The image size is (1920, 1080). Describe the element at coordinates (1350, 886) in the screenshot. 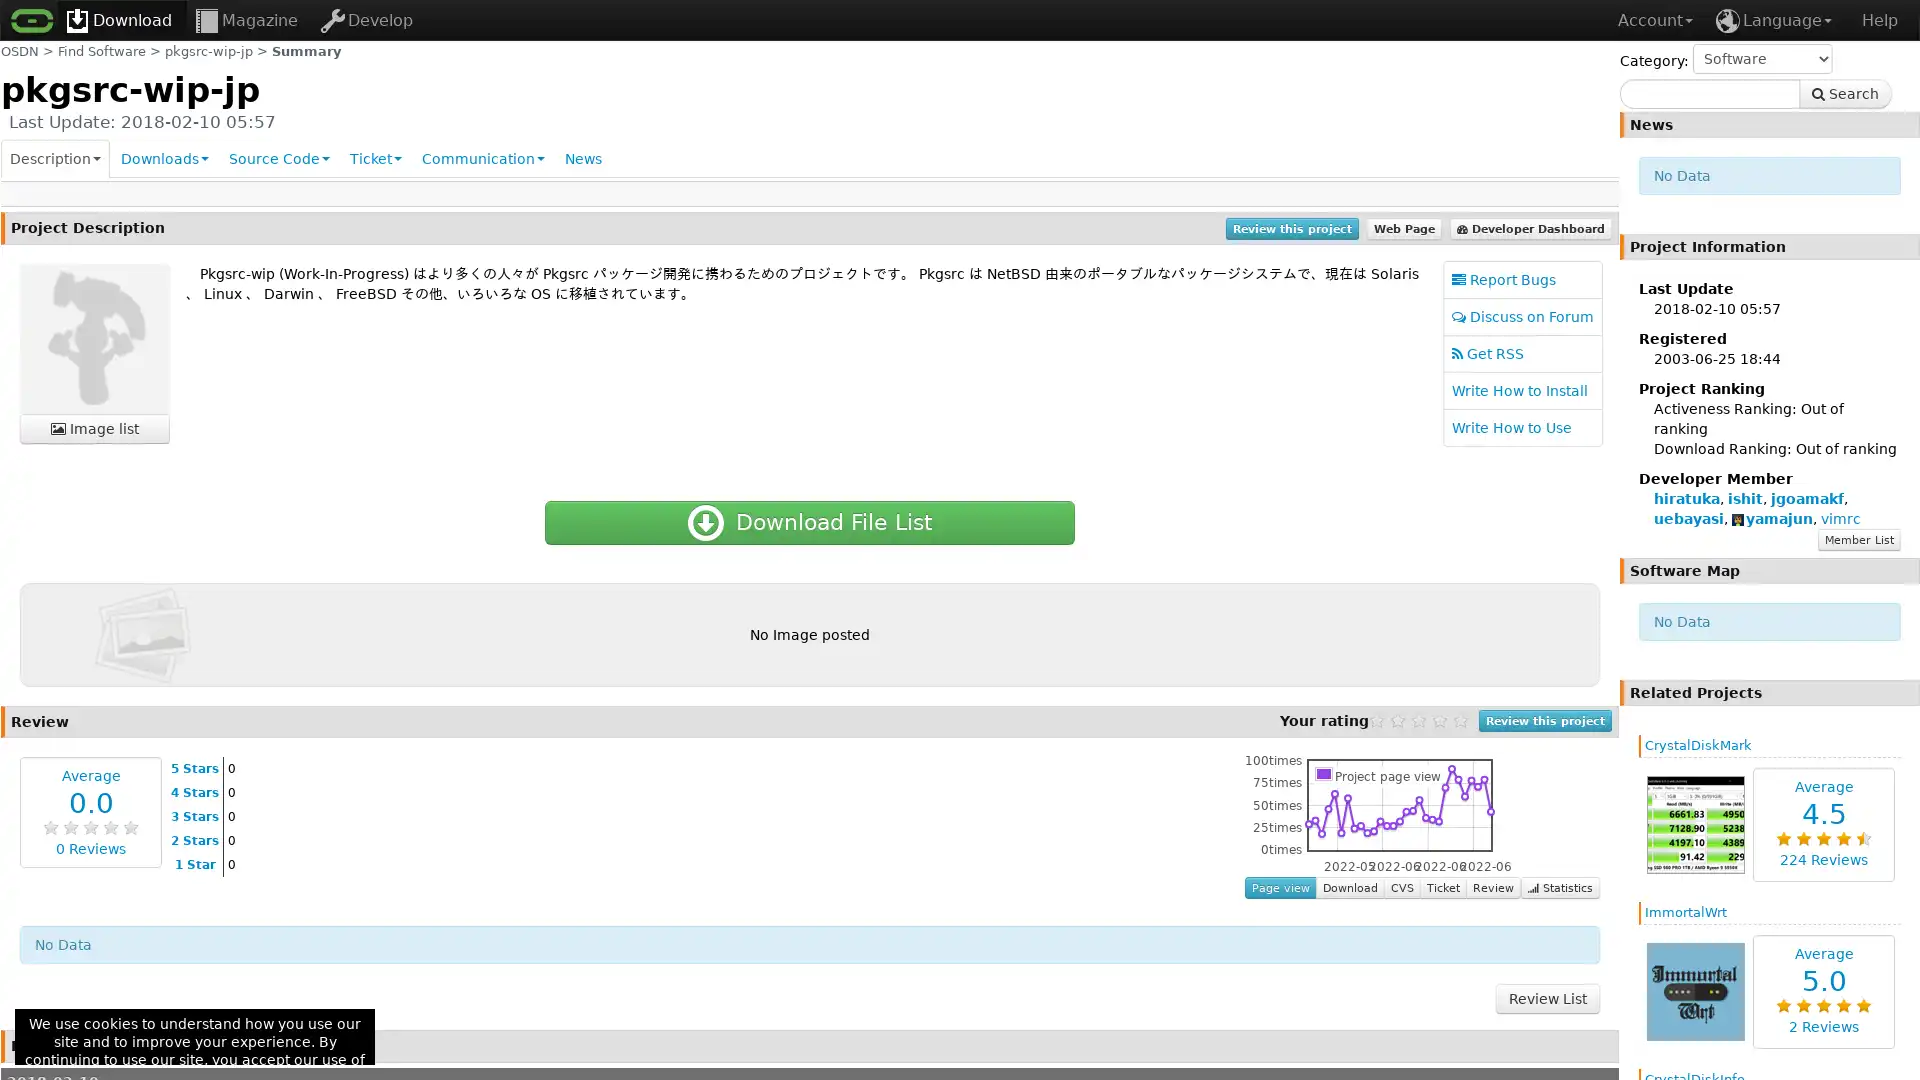

I see `Download` at that location.